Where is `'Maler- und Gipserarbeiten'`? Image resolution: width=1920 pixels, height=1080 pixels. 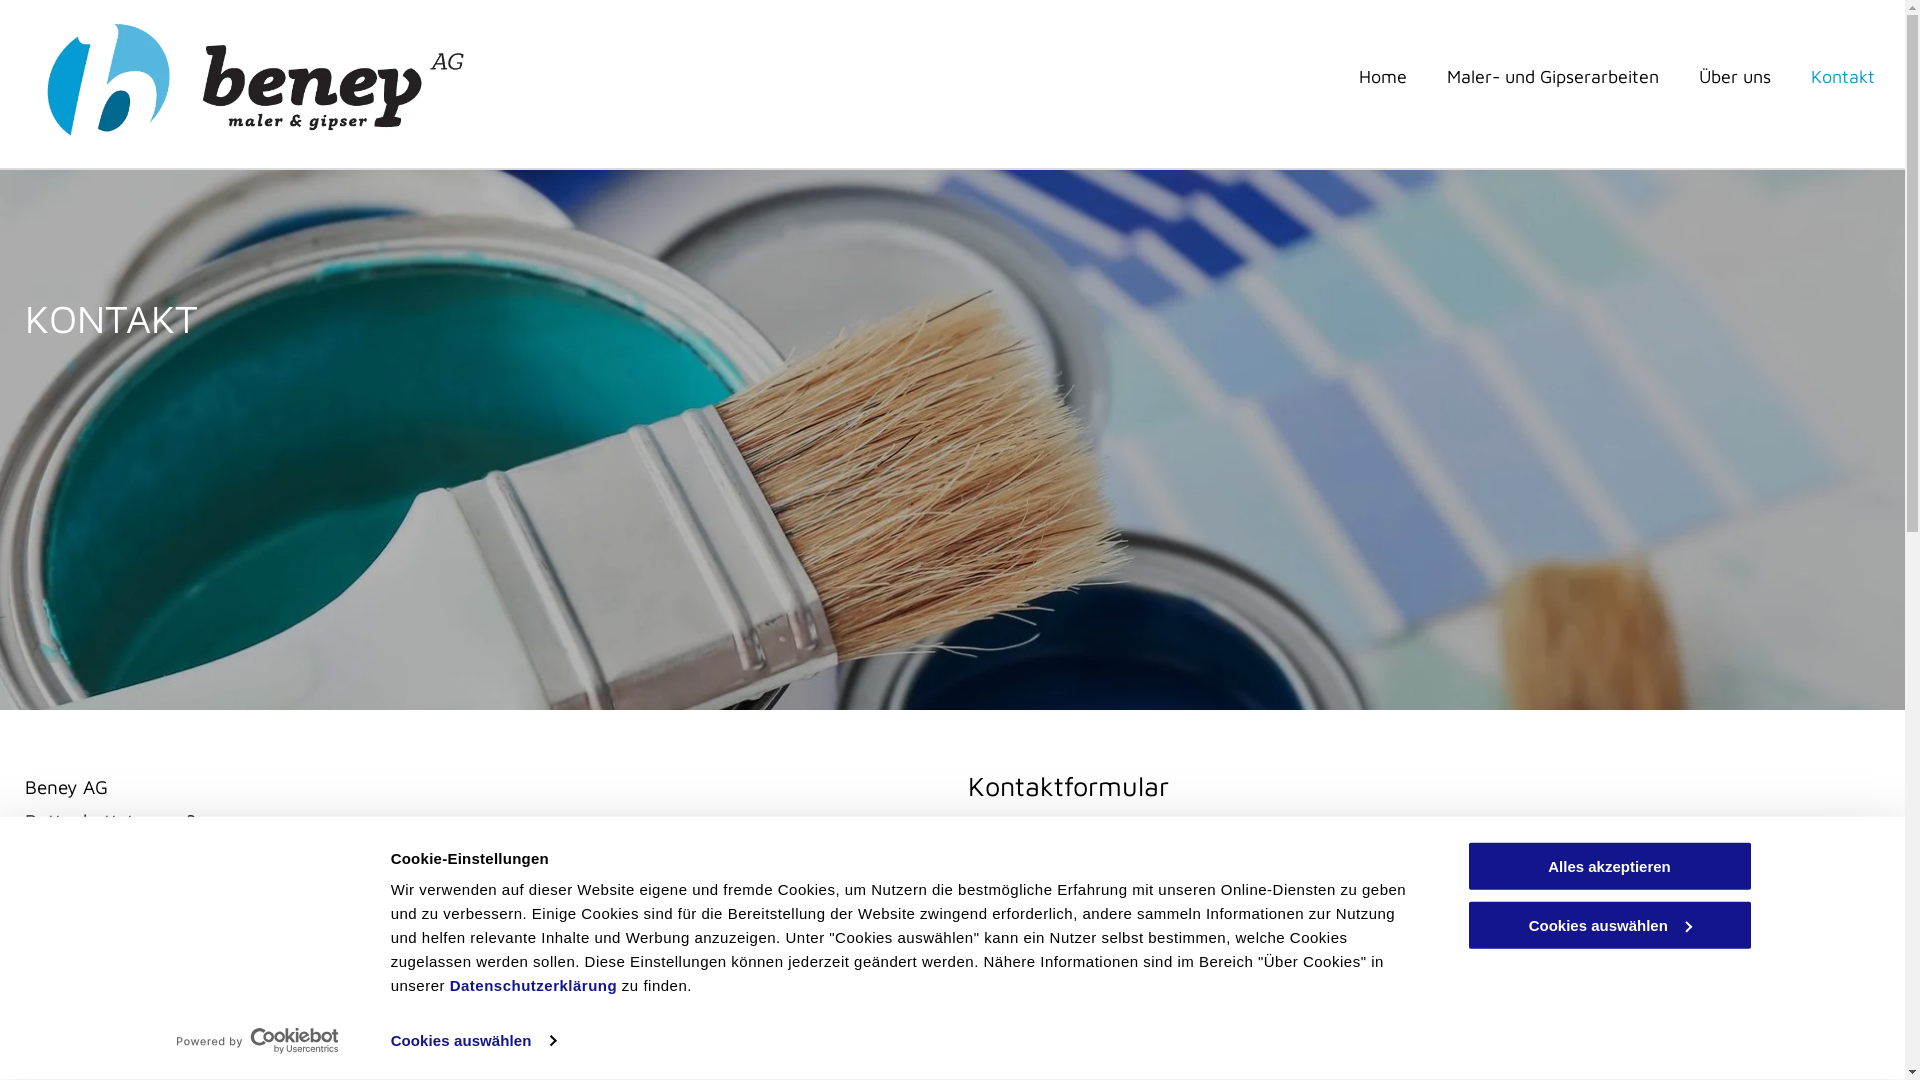 'Maler- und Gipserarbeiten' is located at coordinates (1552, 75).